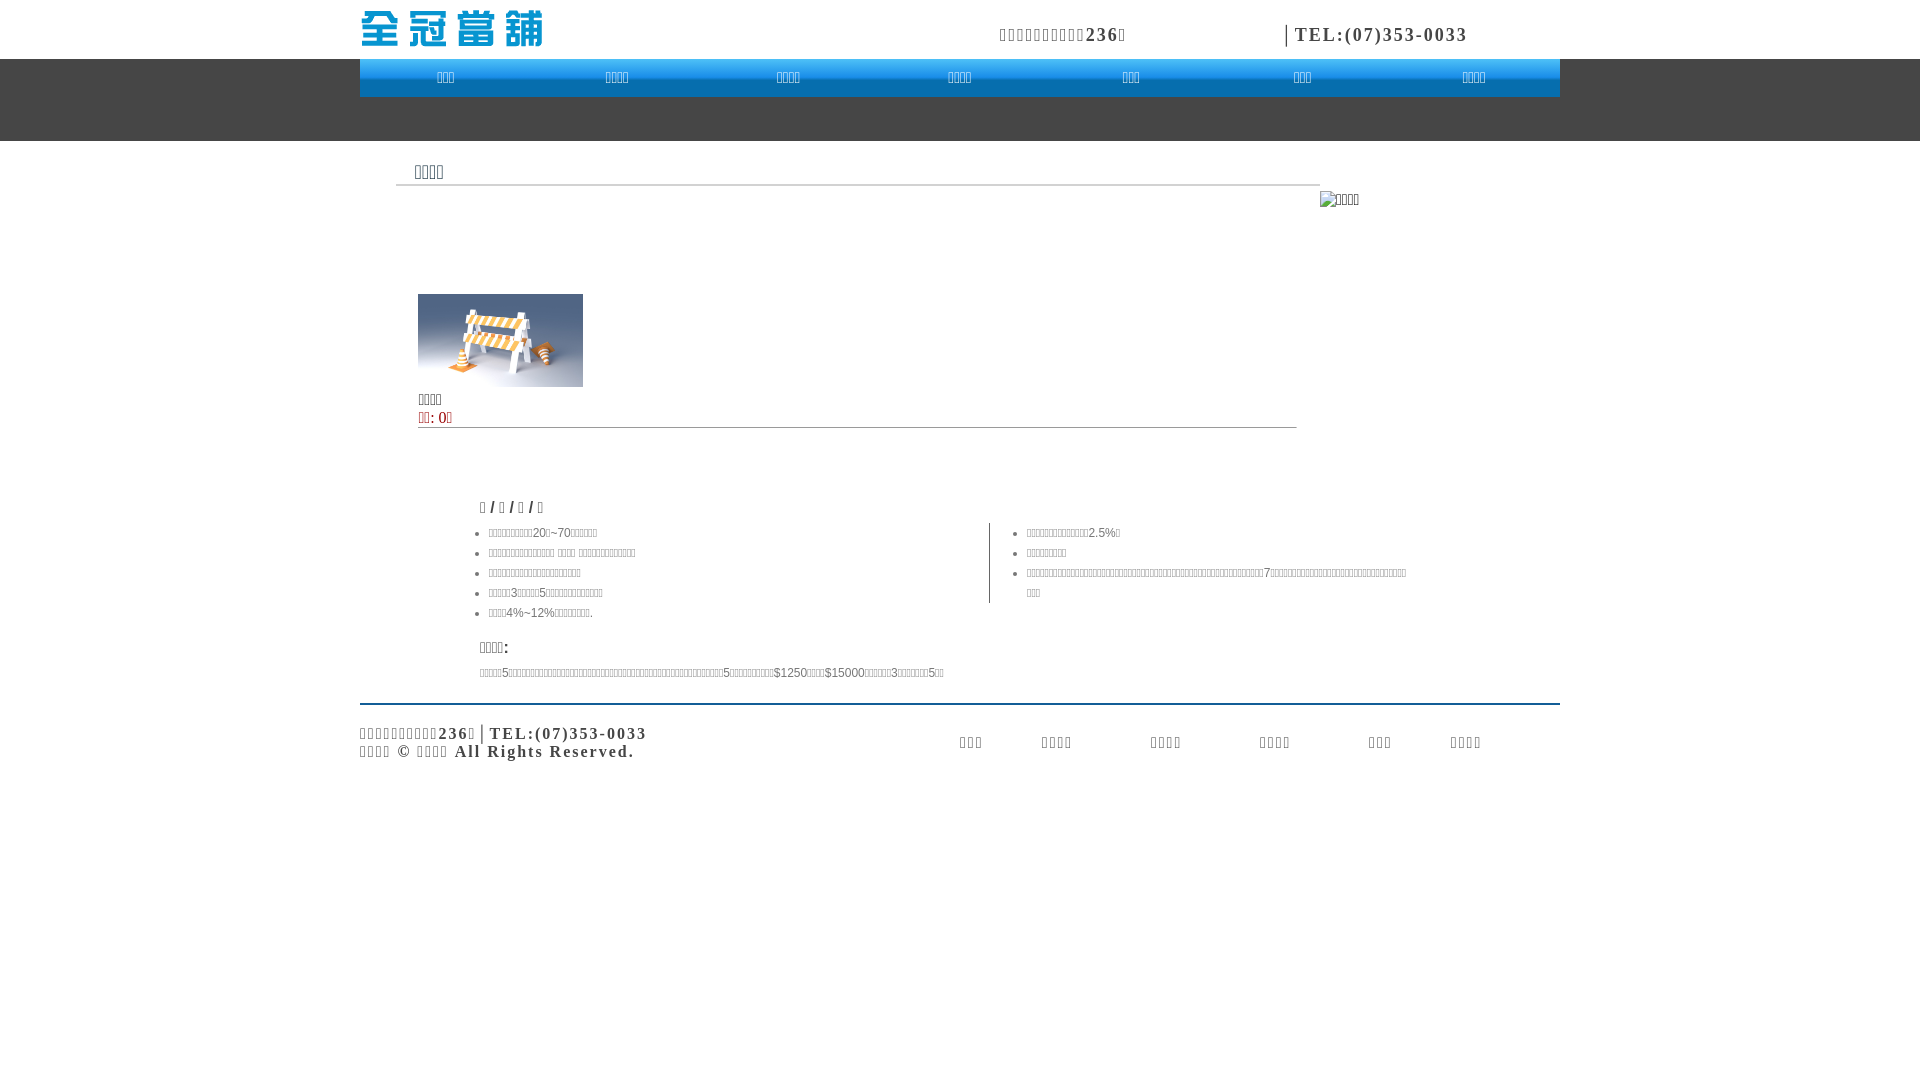  What do you see at coordinates (1380, 34) in the screenshot?
I see `'TEL:(07)353-0033'` at bounding box center [1380, 34].